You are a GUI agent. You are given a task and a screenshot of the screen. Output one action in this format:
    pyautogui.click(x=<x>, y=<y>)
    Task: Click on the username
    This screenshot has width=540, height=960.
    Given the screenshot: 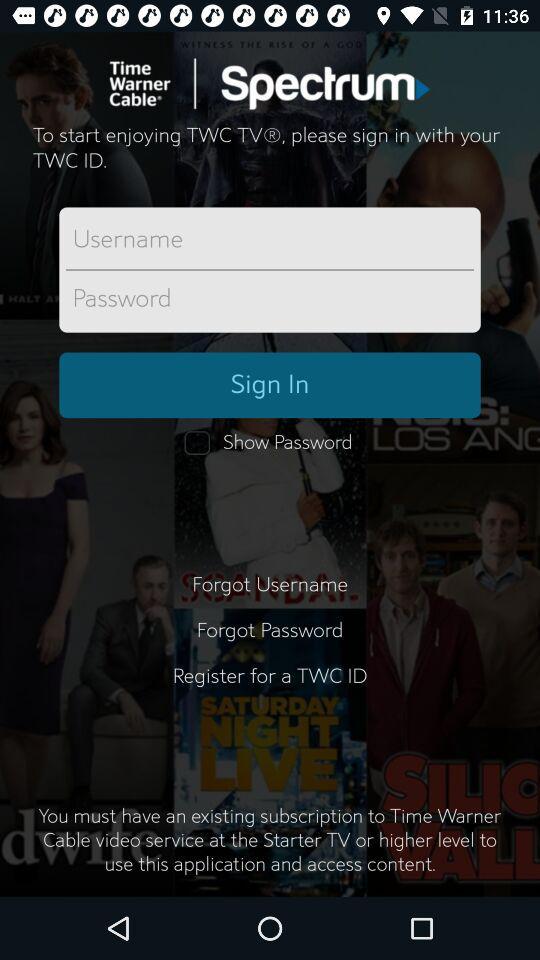 What is the action you would take?
    pyautogui.click(x=270, y=240)
    